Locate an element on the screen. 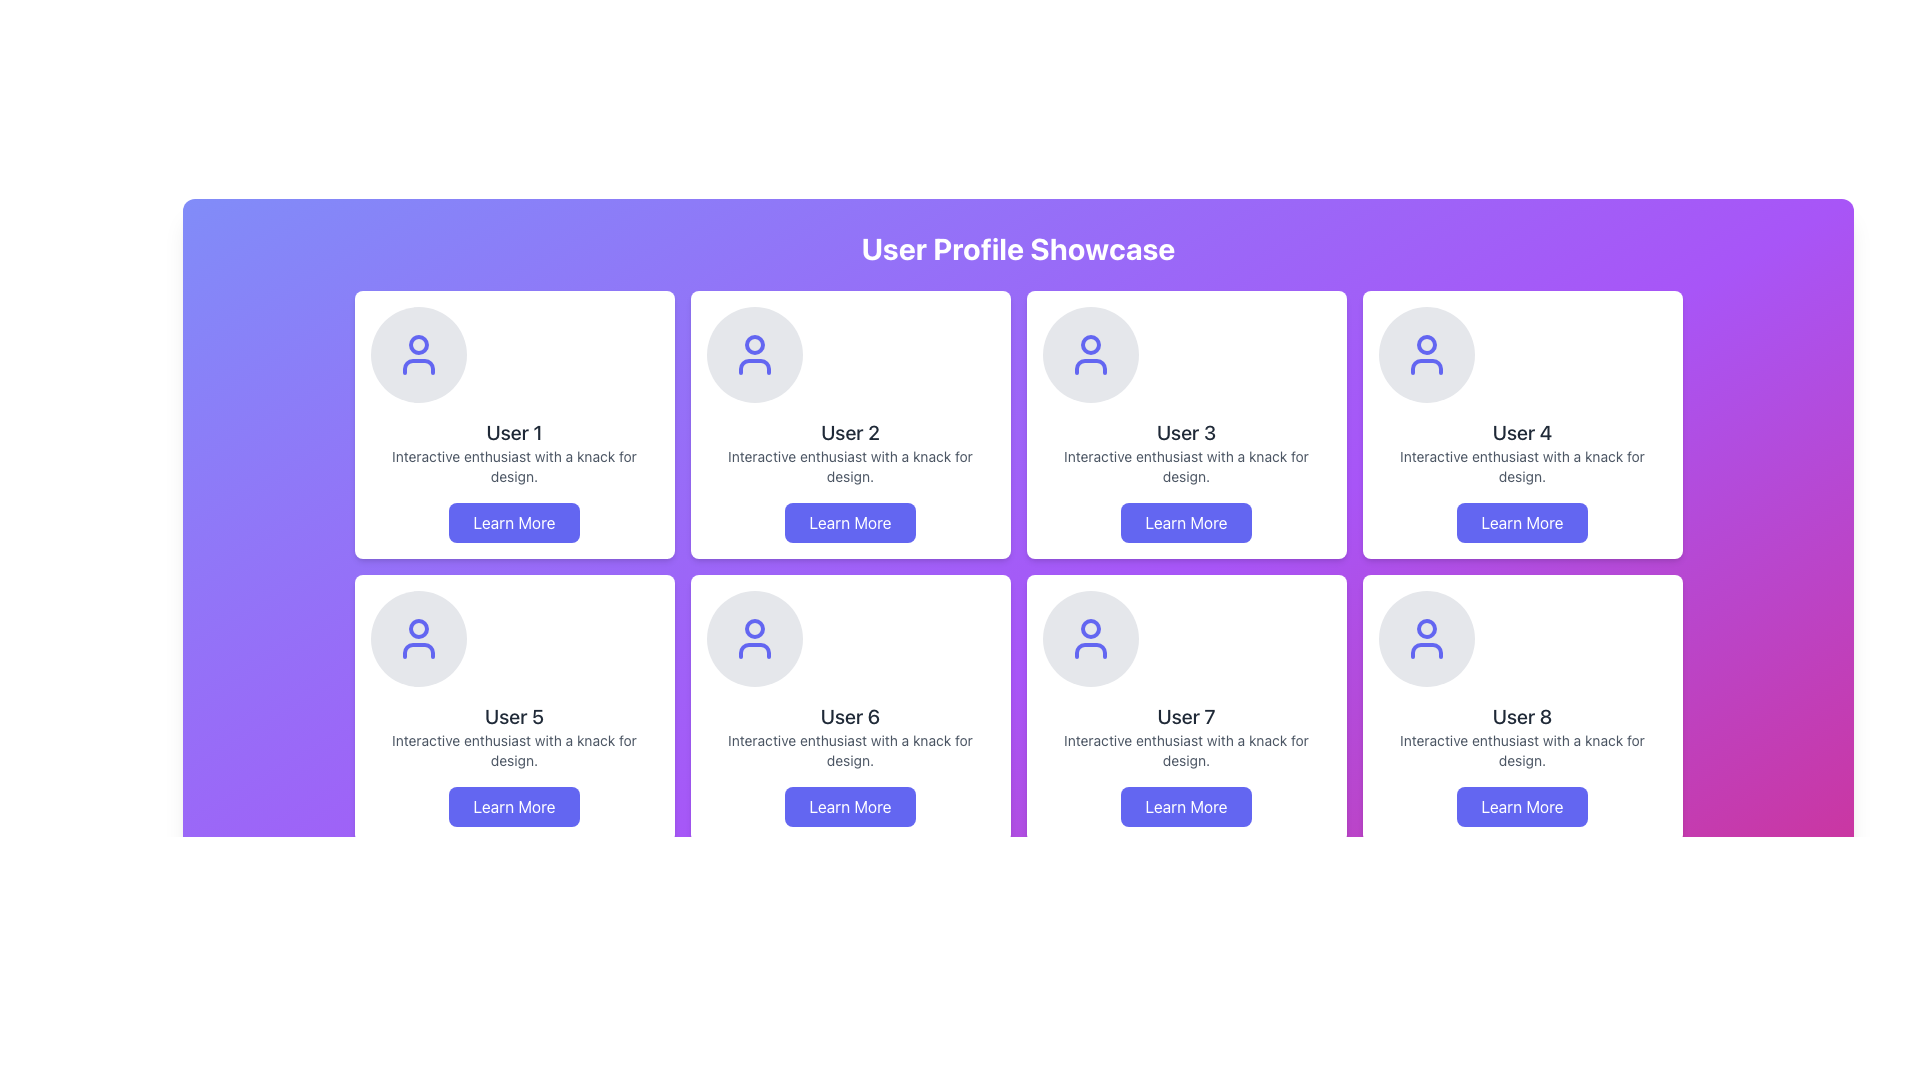  the 'Learn More' button with a purple fill color, located in the user profile card of 'User 6' is located at coordinates (850, 805).